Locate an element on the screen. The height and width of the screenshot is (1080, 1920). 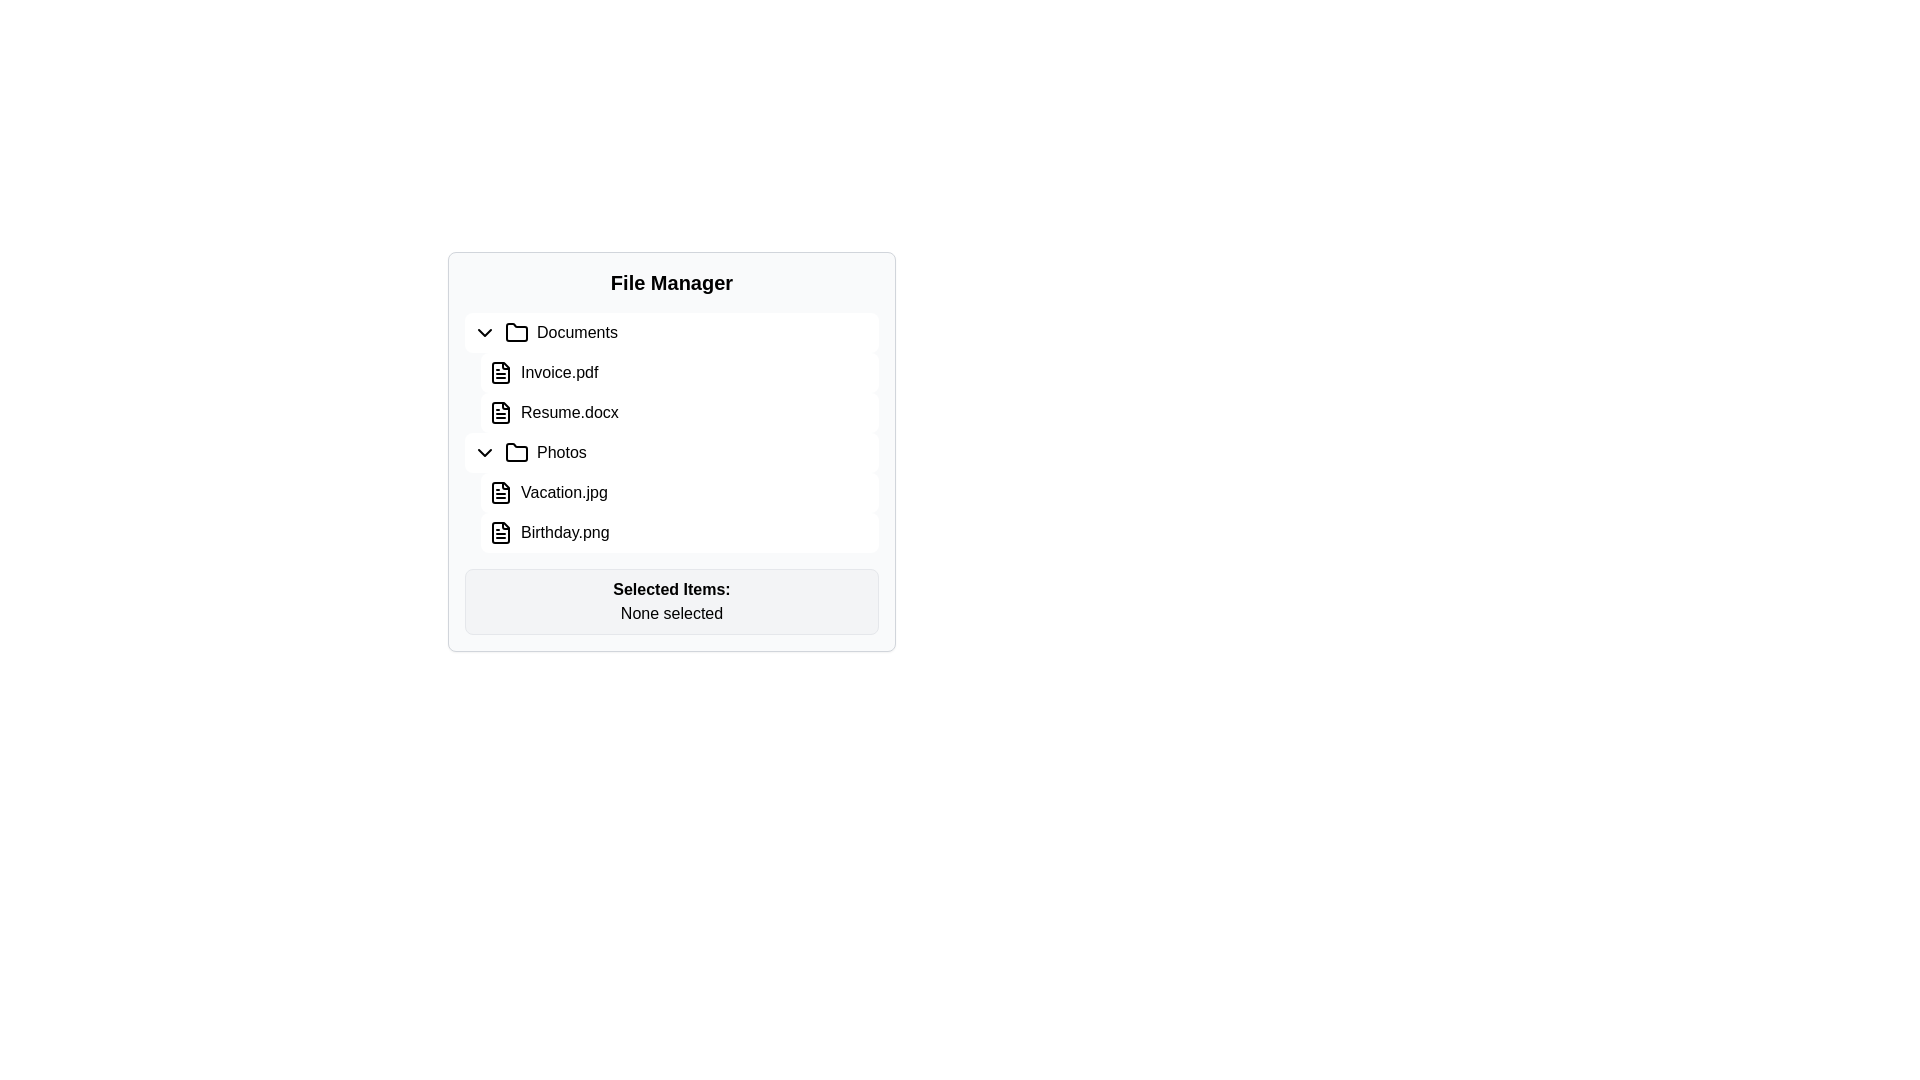
to select the file named 'Birthday.png' located in the 'Photos' section of the file manager panel is located at coordinates (672, 531).